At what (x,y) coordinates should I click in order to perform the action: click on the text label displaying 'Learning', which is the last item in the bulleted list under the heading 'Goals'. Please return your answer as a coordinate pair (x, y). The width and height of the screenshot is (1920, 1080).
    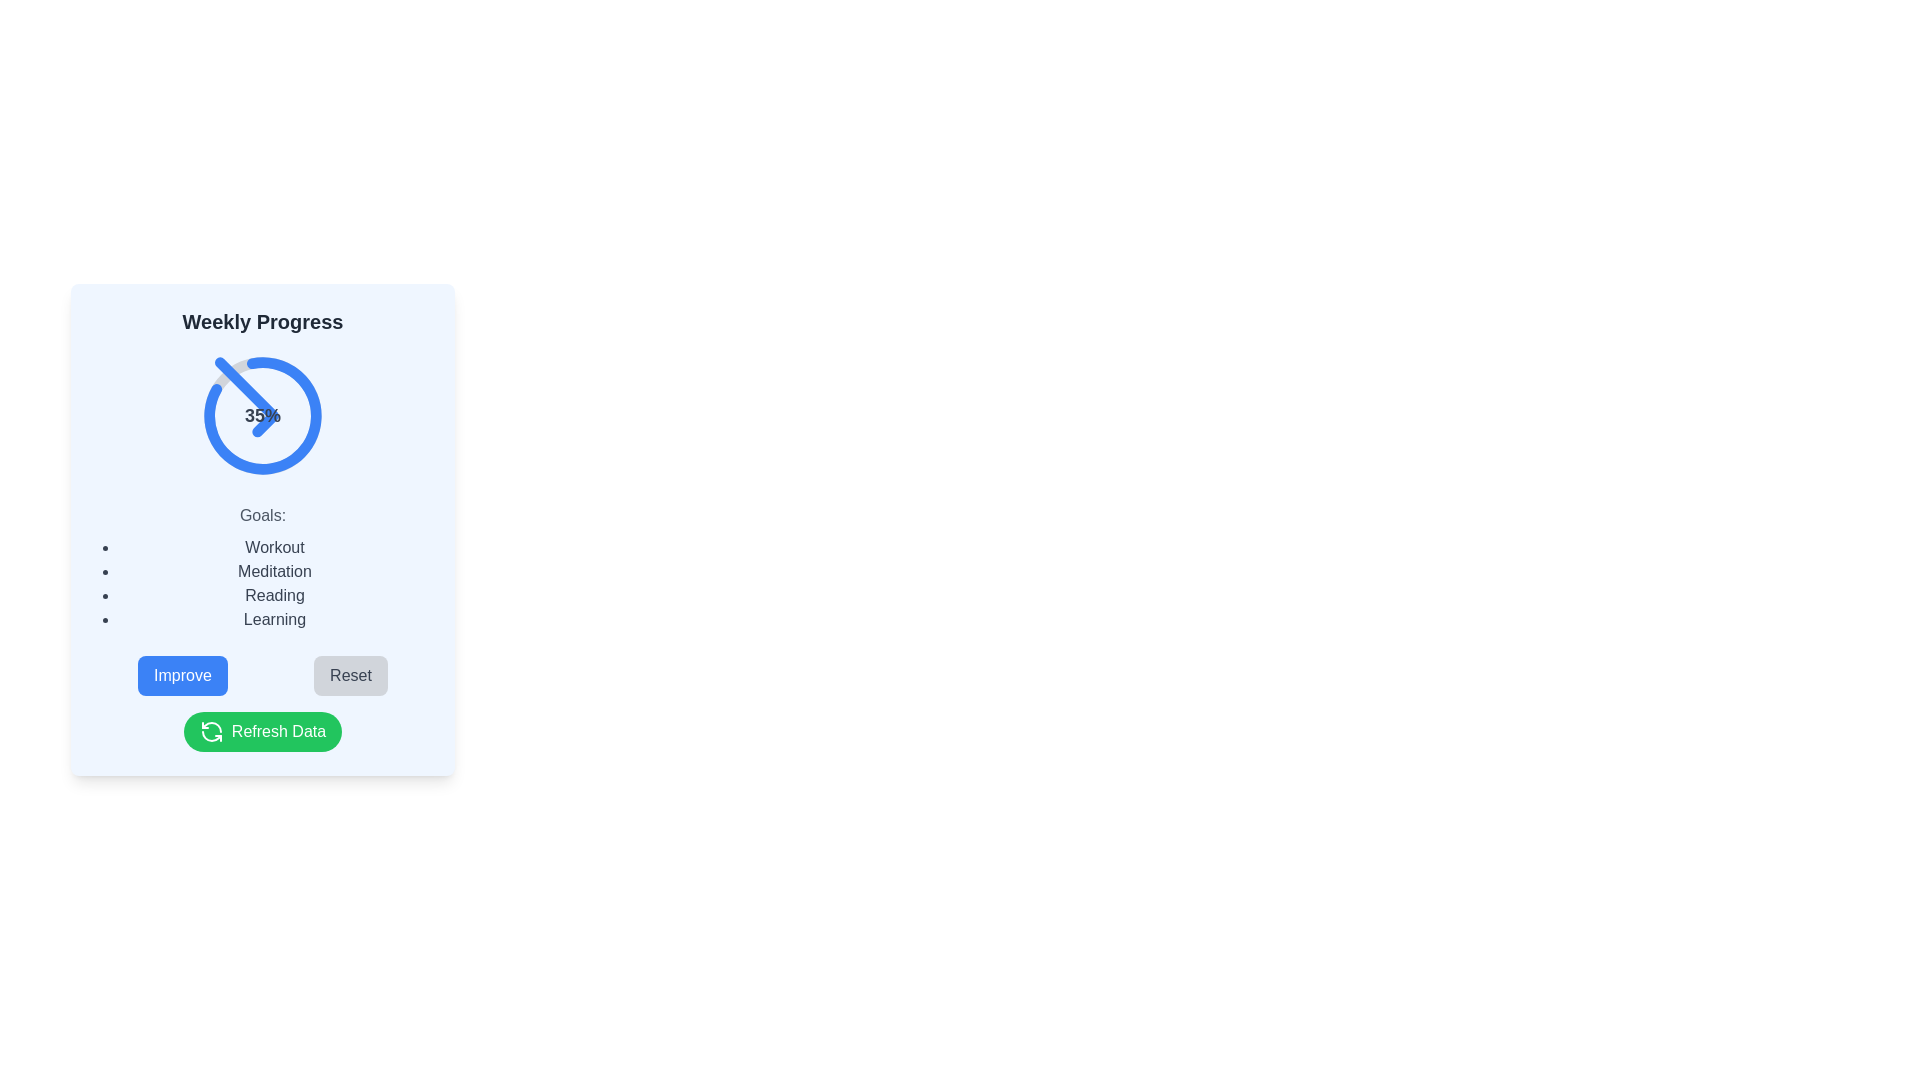
    Looking at the image, I should click on (273, 619).